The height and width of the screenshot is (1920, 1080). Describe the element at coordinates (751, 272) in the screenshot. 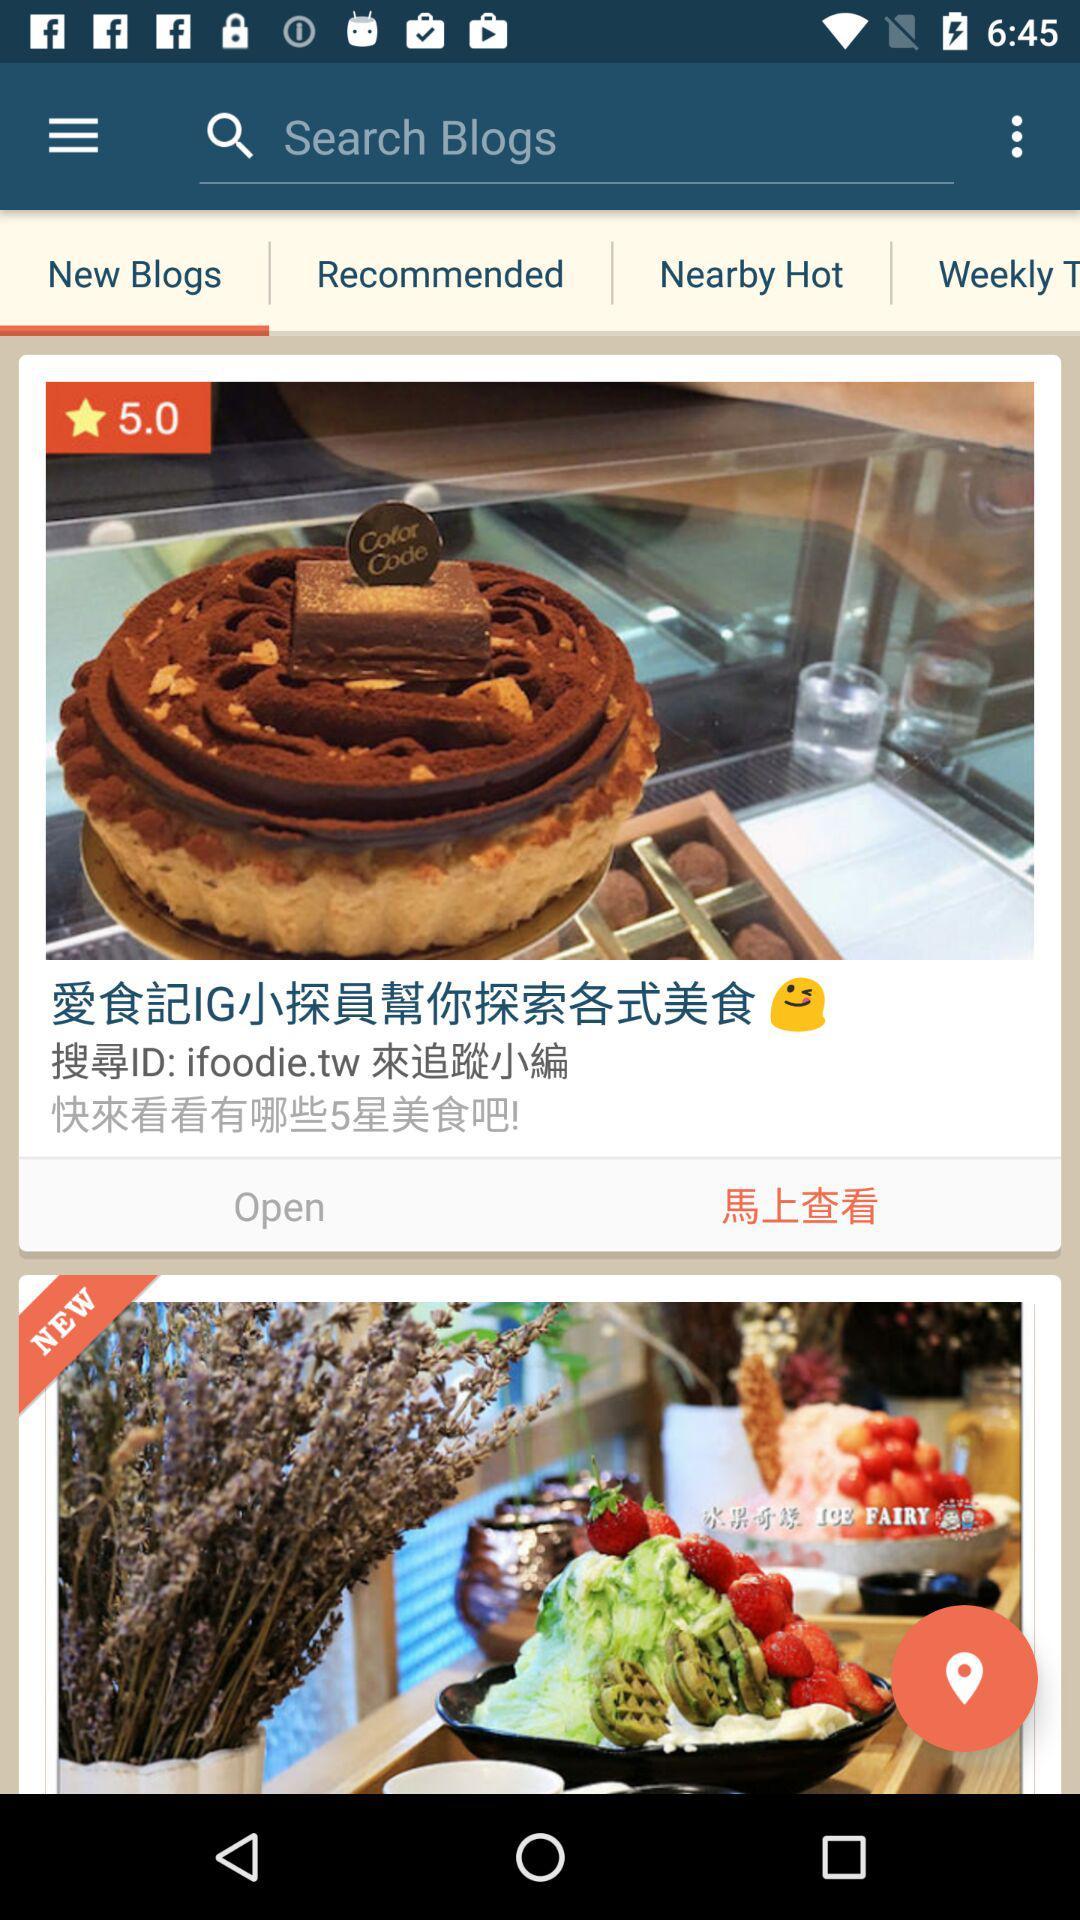

I see `icon next to weekly tops icon` at that location.